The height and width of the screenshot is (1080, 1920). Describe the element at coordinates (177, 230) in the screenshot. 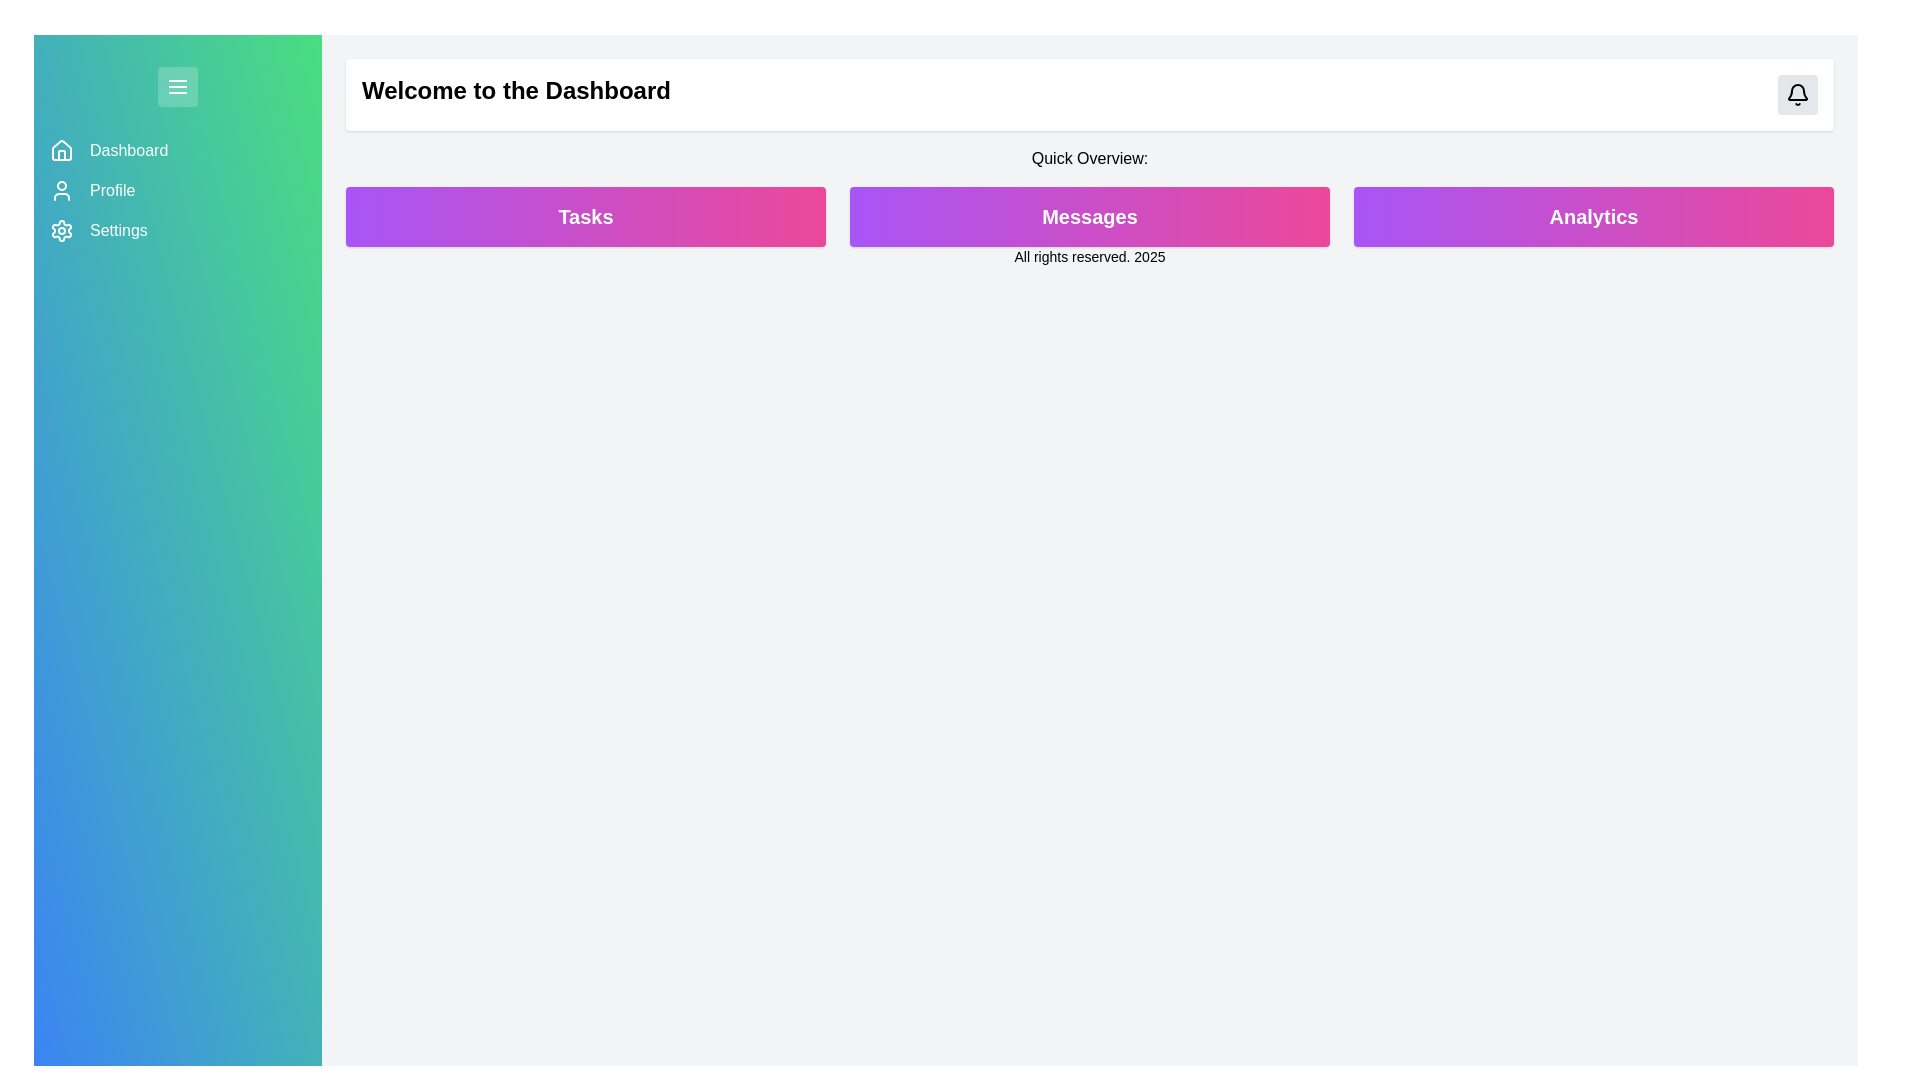

I see `the navigation link in the sidebar menu, positioned directly below the 'Profile' item` at that location.